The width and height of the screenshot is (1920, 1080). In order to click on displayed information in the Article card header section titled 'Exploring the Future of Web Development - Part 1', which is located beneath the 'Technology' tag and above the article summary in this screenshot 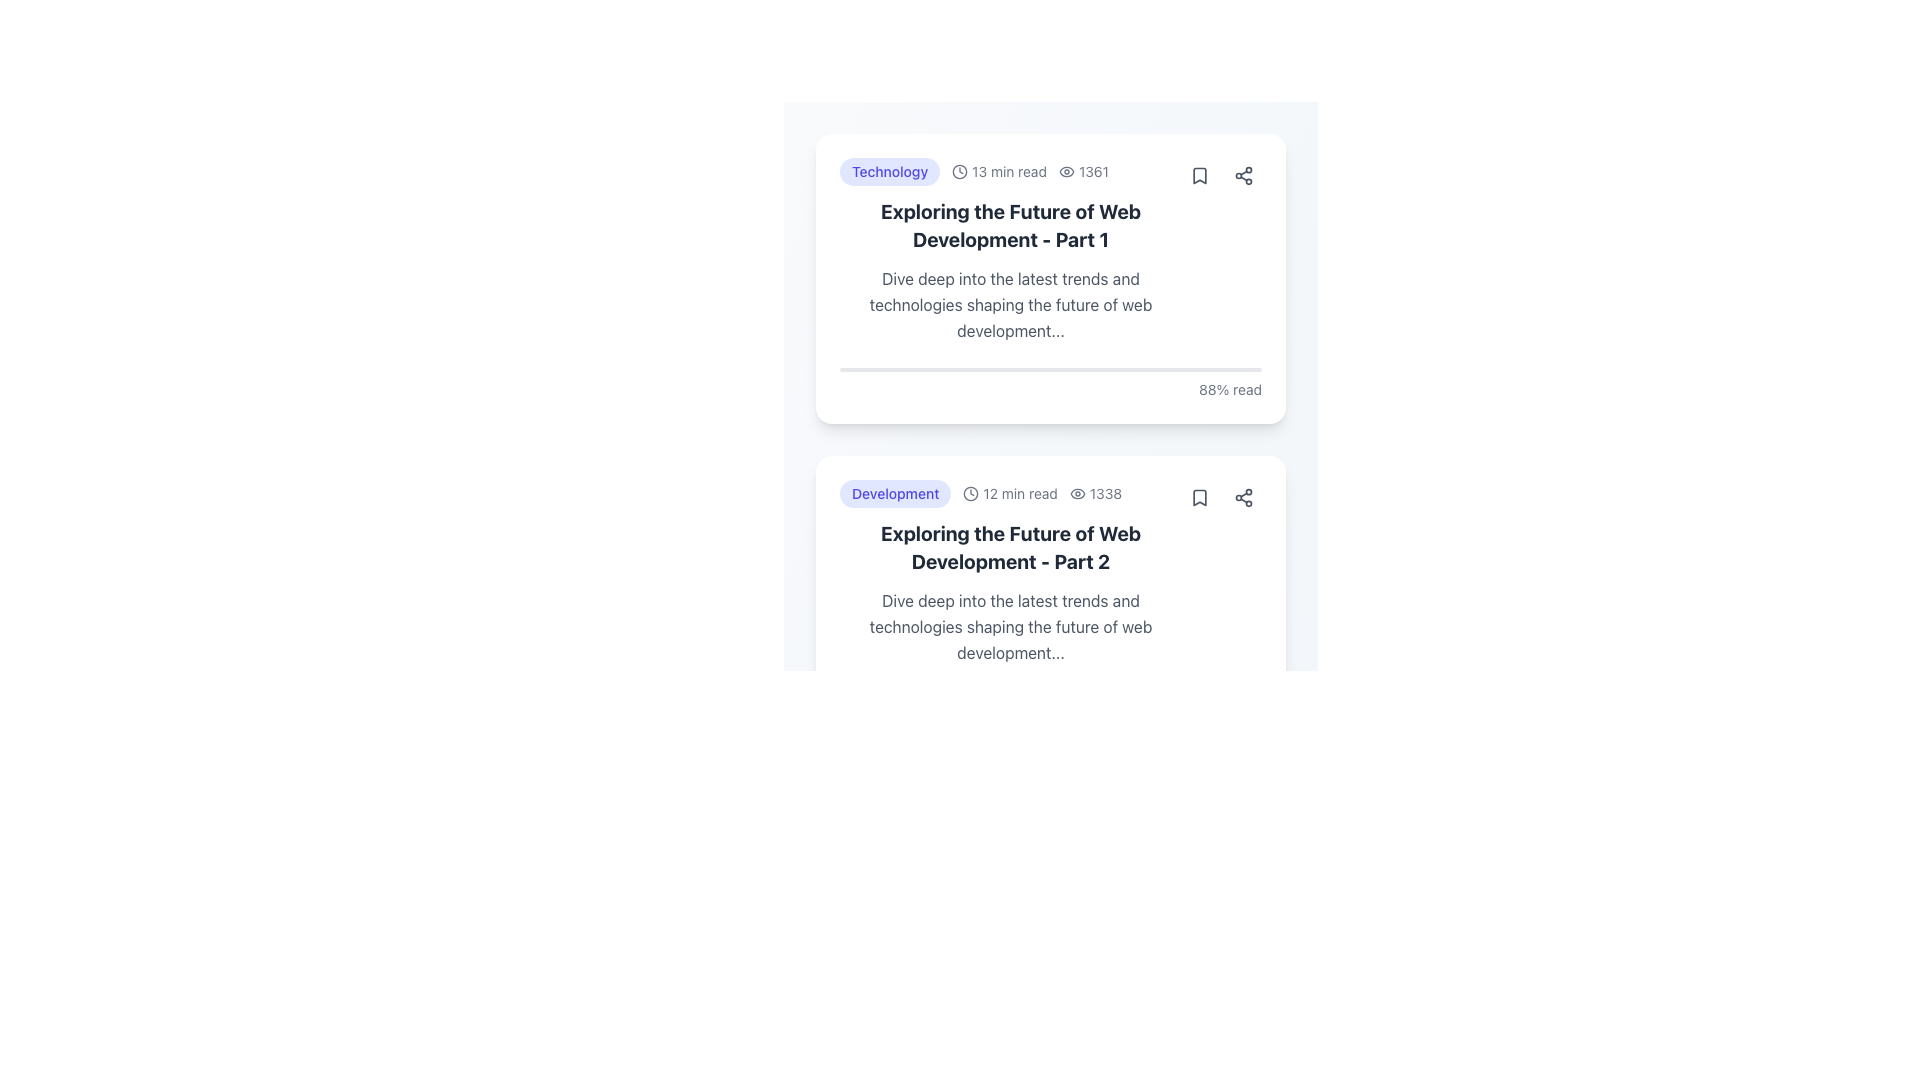, I will do `click(1050, 249)`.